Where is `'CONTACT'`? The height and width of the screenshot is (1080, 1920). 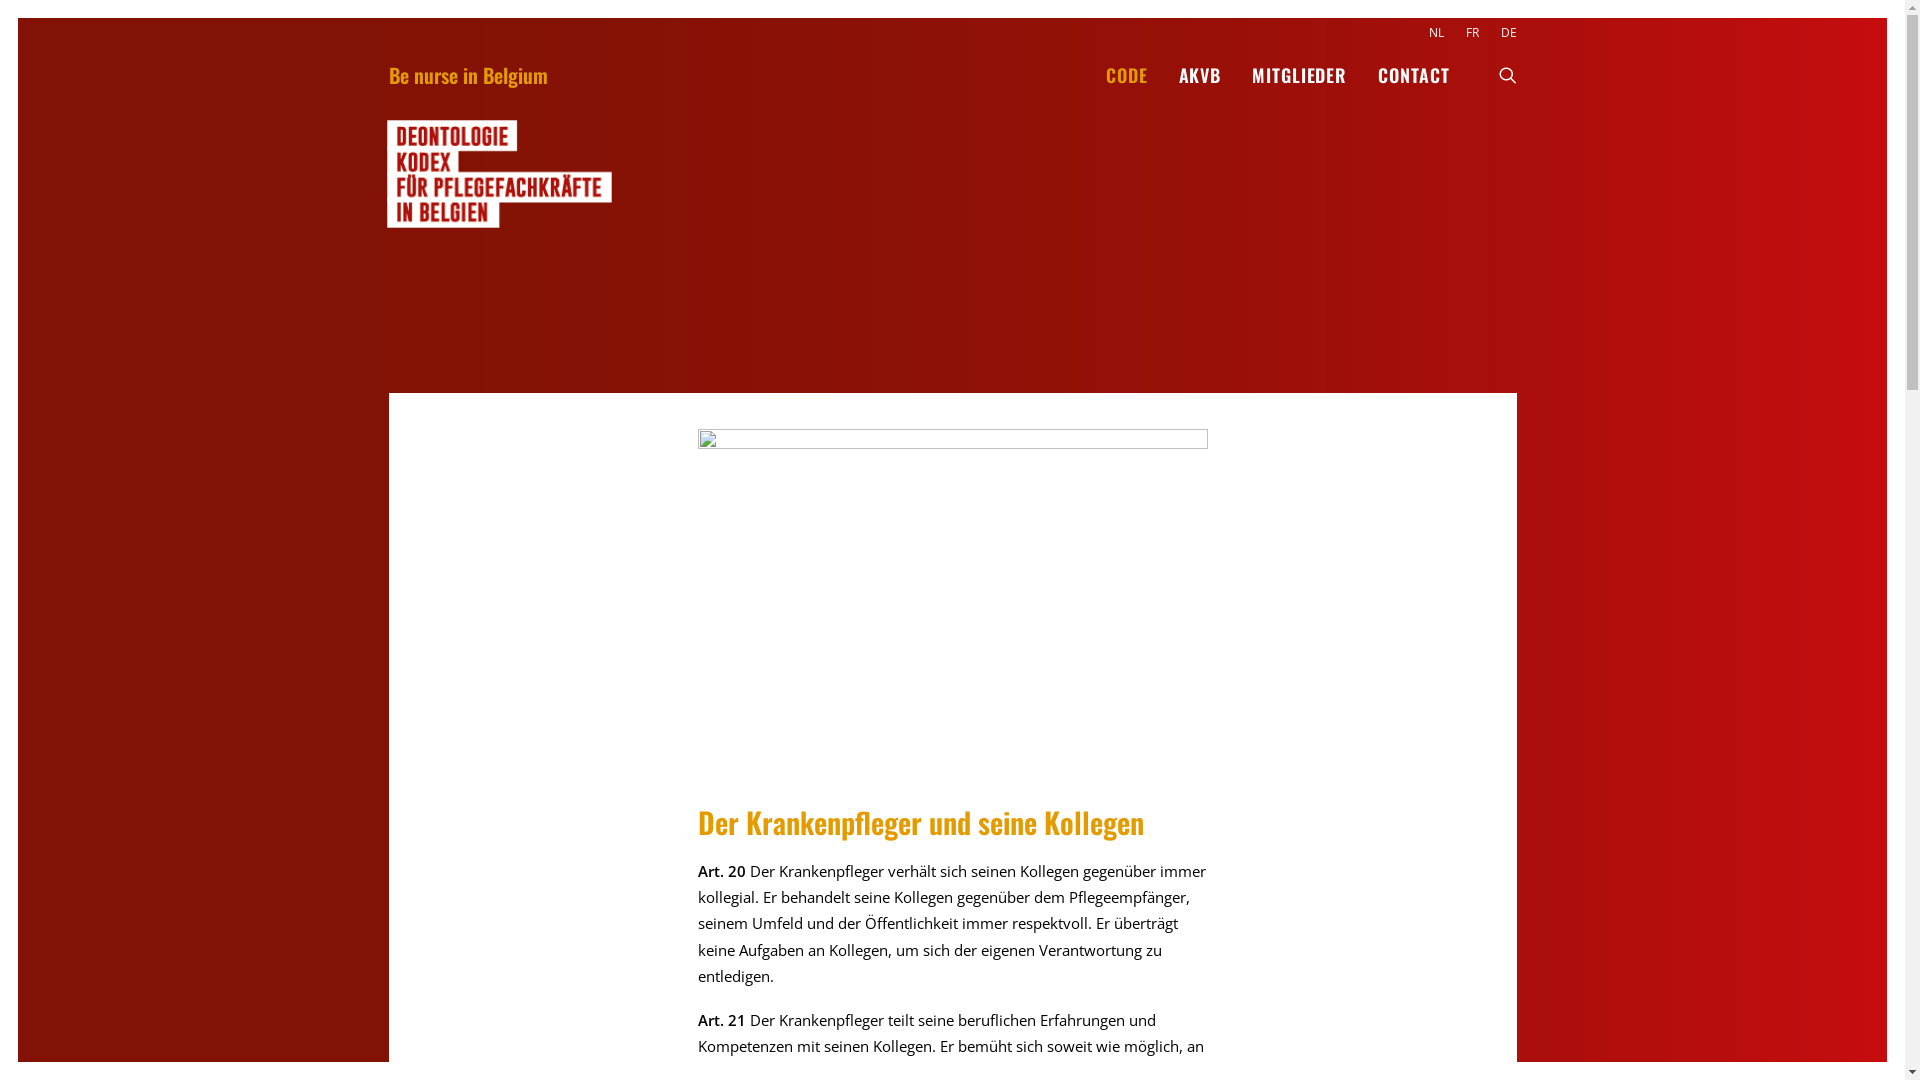
'CONTACT' is located at coordinates (1405, 73).